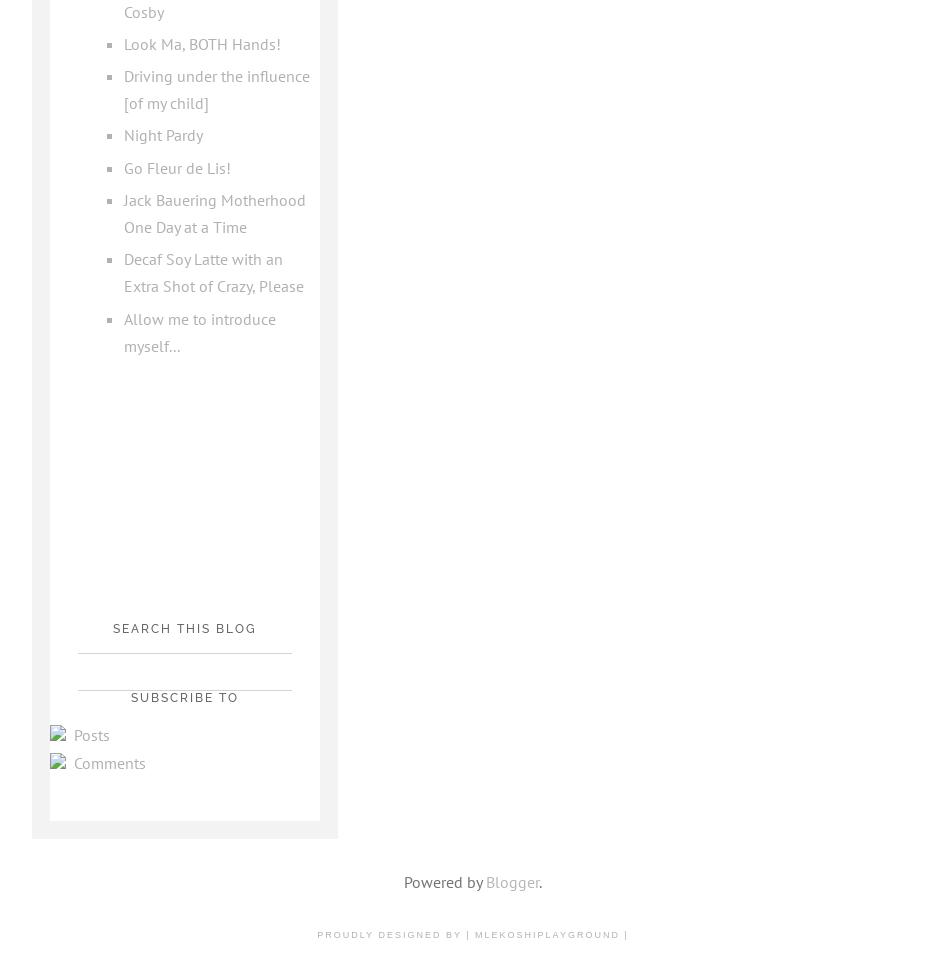 The image size is (938, 960). I want to click on 'Go Fleur de Lis!', so click(175, 166).